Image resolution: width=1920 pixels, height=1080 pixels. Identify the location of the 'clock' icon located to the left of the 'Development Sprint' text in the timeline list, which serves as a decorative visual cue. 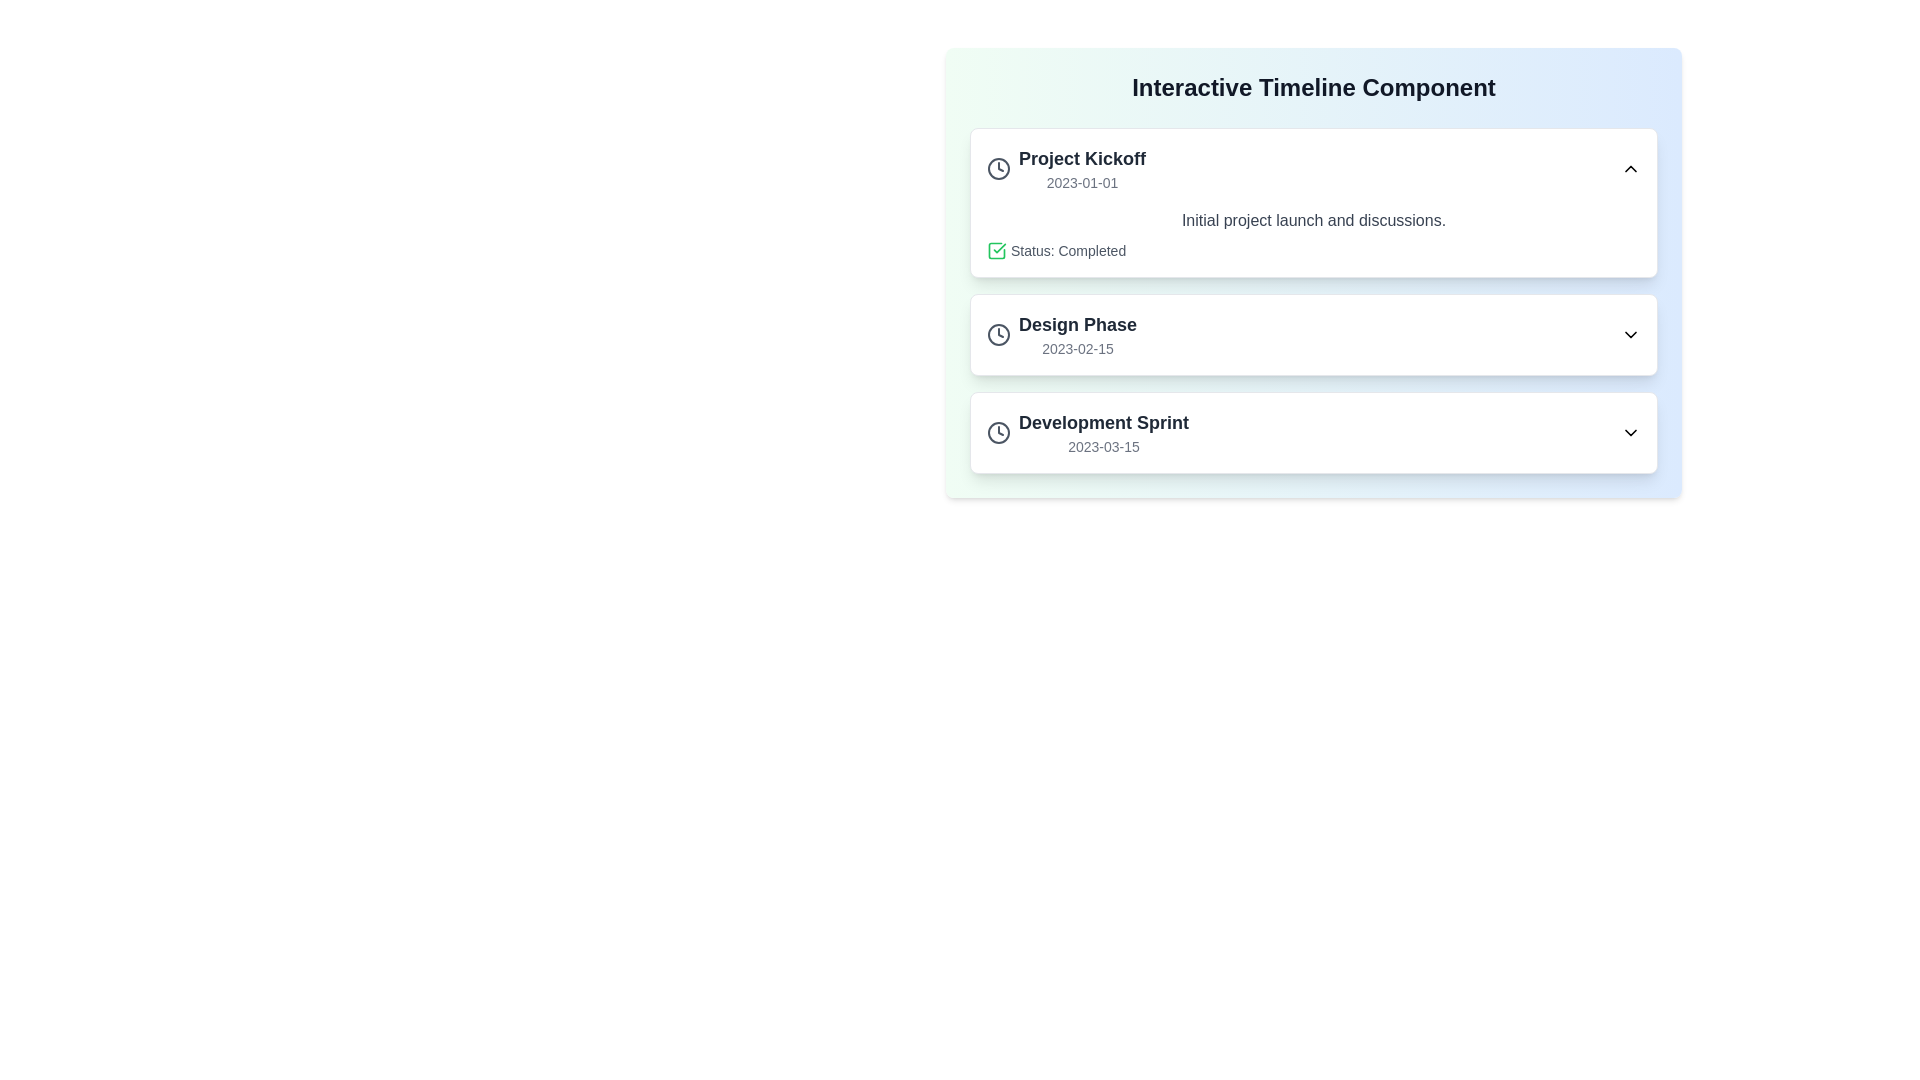
(998, 431).